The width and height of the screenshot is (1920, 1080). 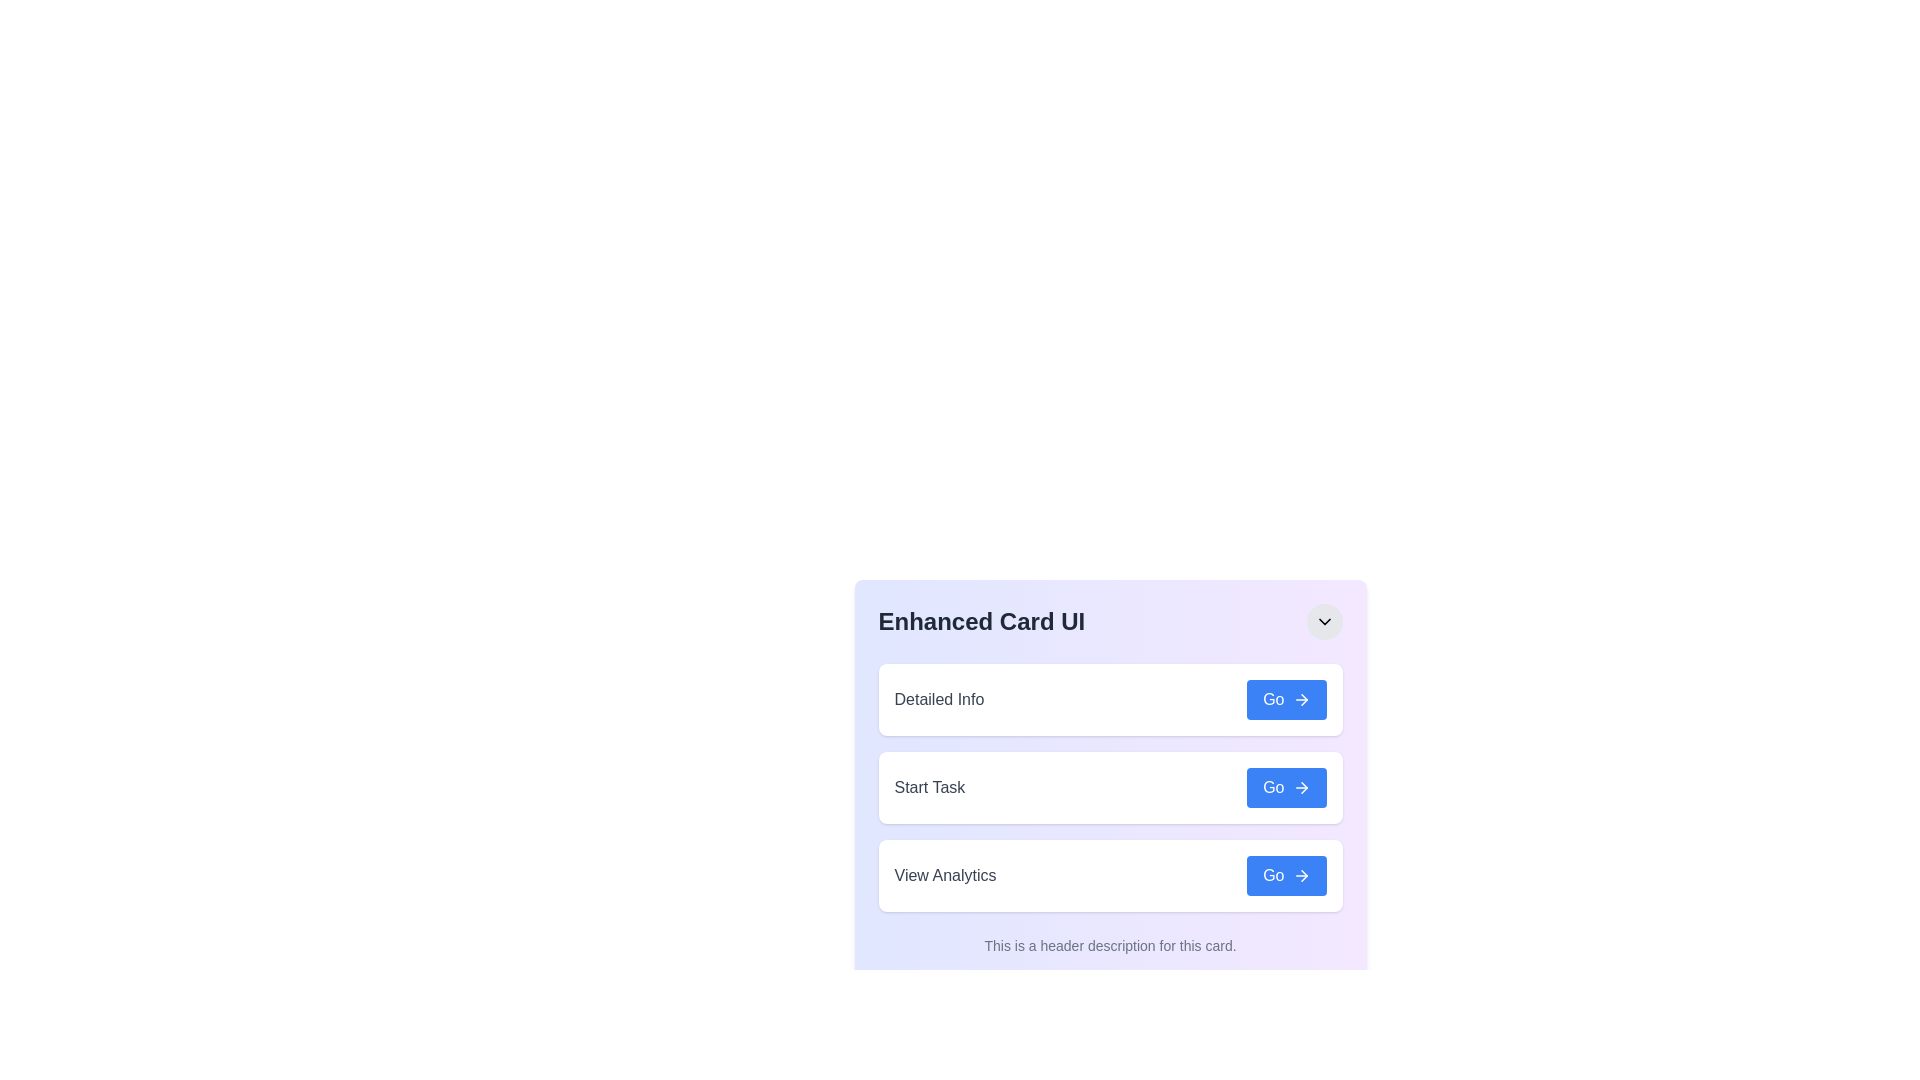 I want to click on the rightward-pointing arrow icon located in the third button row titled 'View Analytics' within the card interface, so click(x=1304, y=874).